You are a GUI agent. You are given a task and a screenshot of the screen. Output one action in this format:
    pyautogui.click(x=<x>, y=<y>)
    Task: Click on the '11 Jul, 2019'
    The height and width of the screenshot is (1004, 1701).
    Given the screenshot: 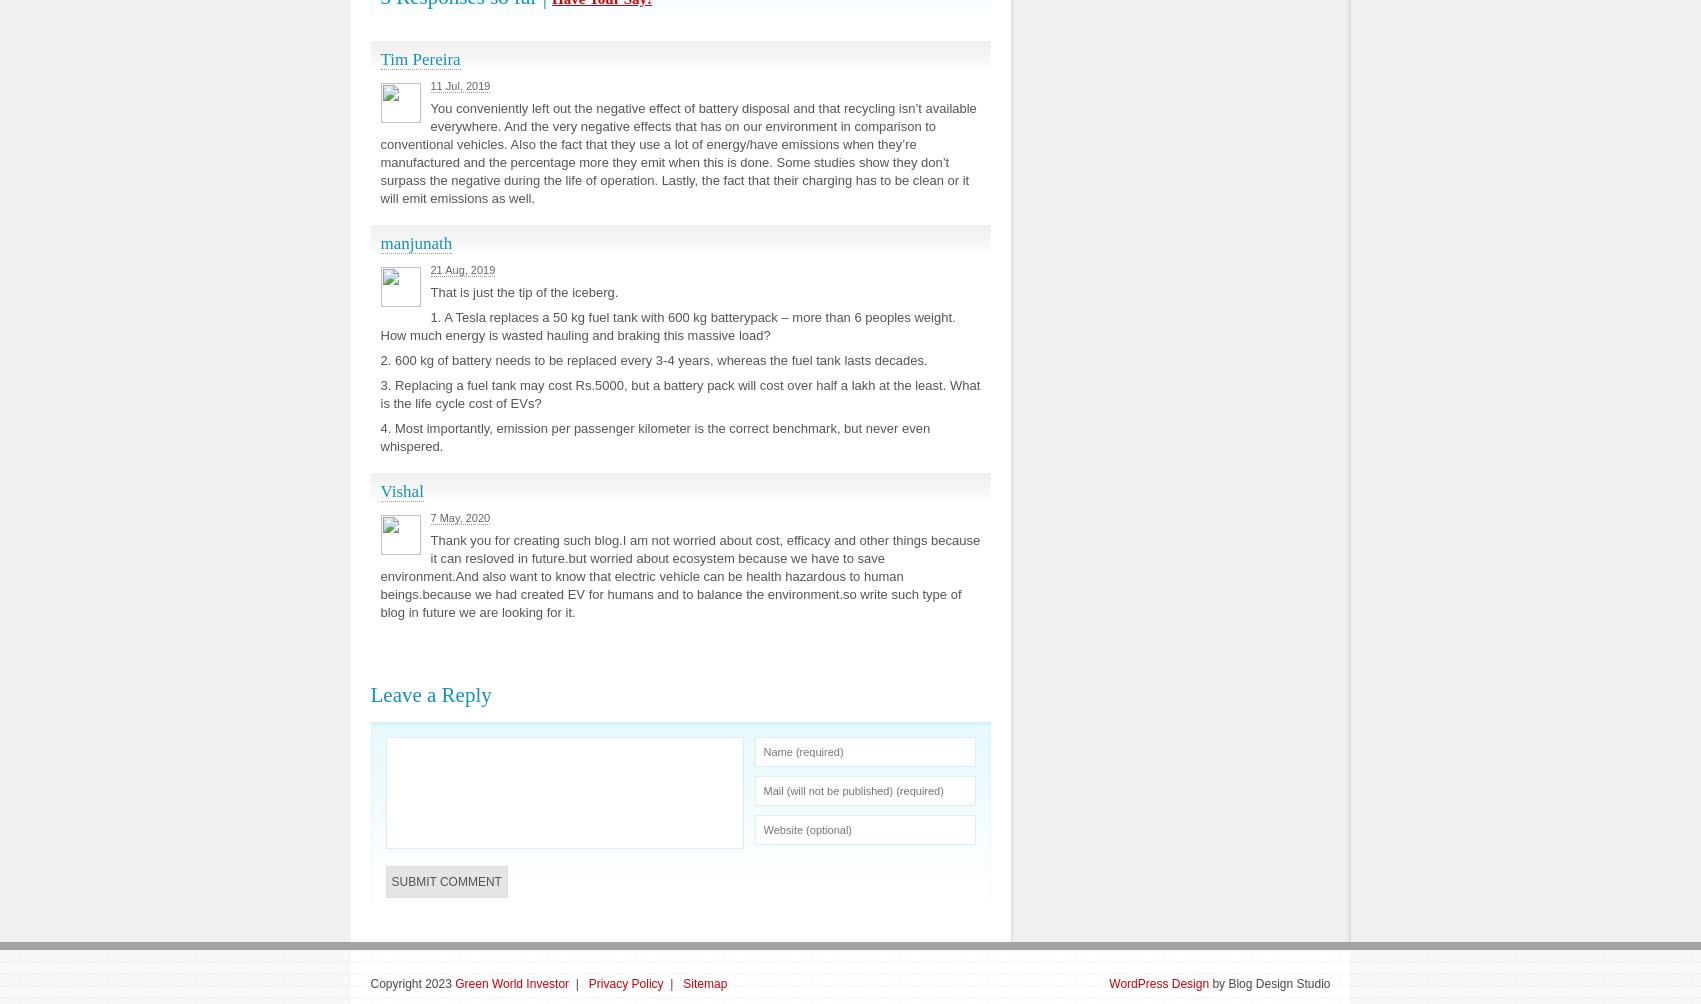 What is the action you would take?
    pyautogui.click(x=429, y=86)
    